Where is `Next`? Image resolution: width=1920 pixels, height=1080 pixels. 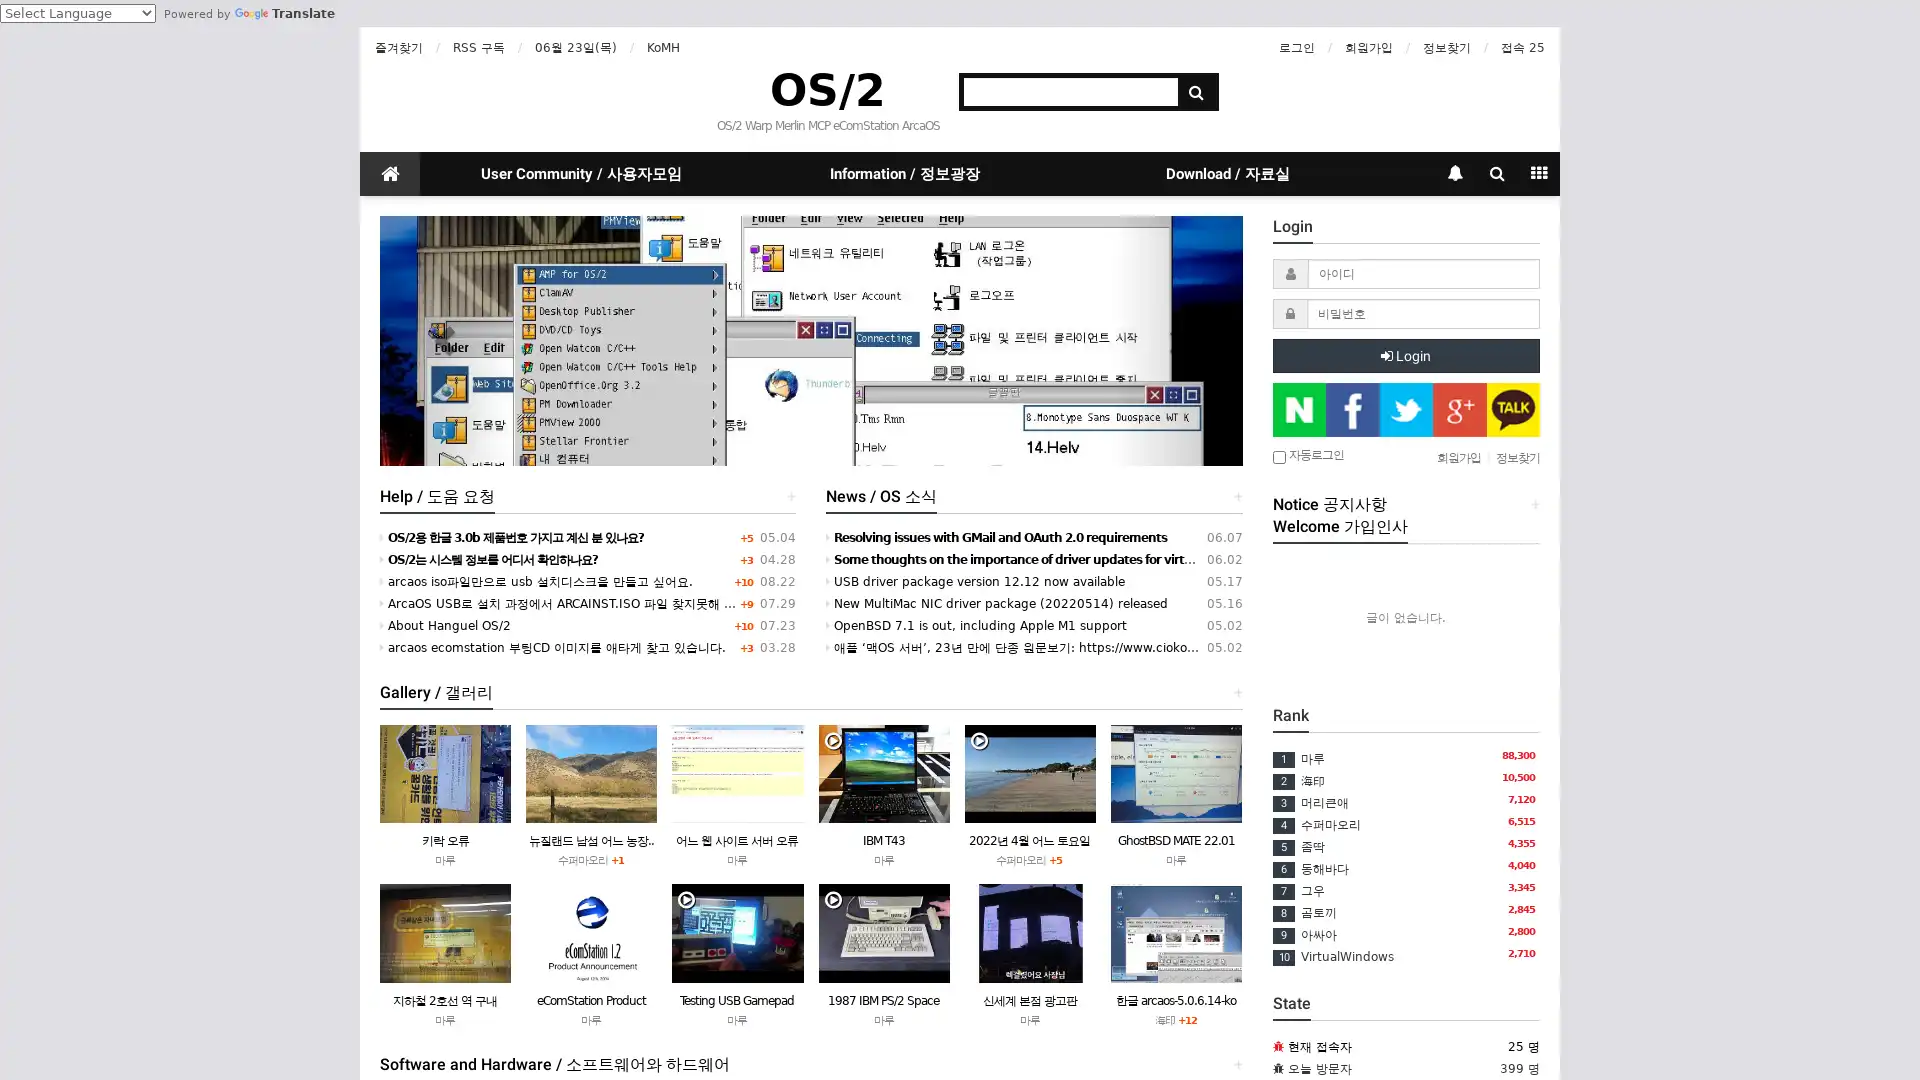 Next is located at coordinates (1177, 339).